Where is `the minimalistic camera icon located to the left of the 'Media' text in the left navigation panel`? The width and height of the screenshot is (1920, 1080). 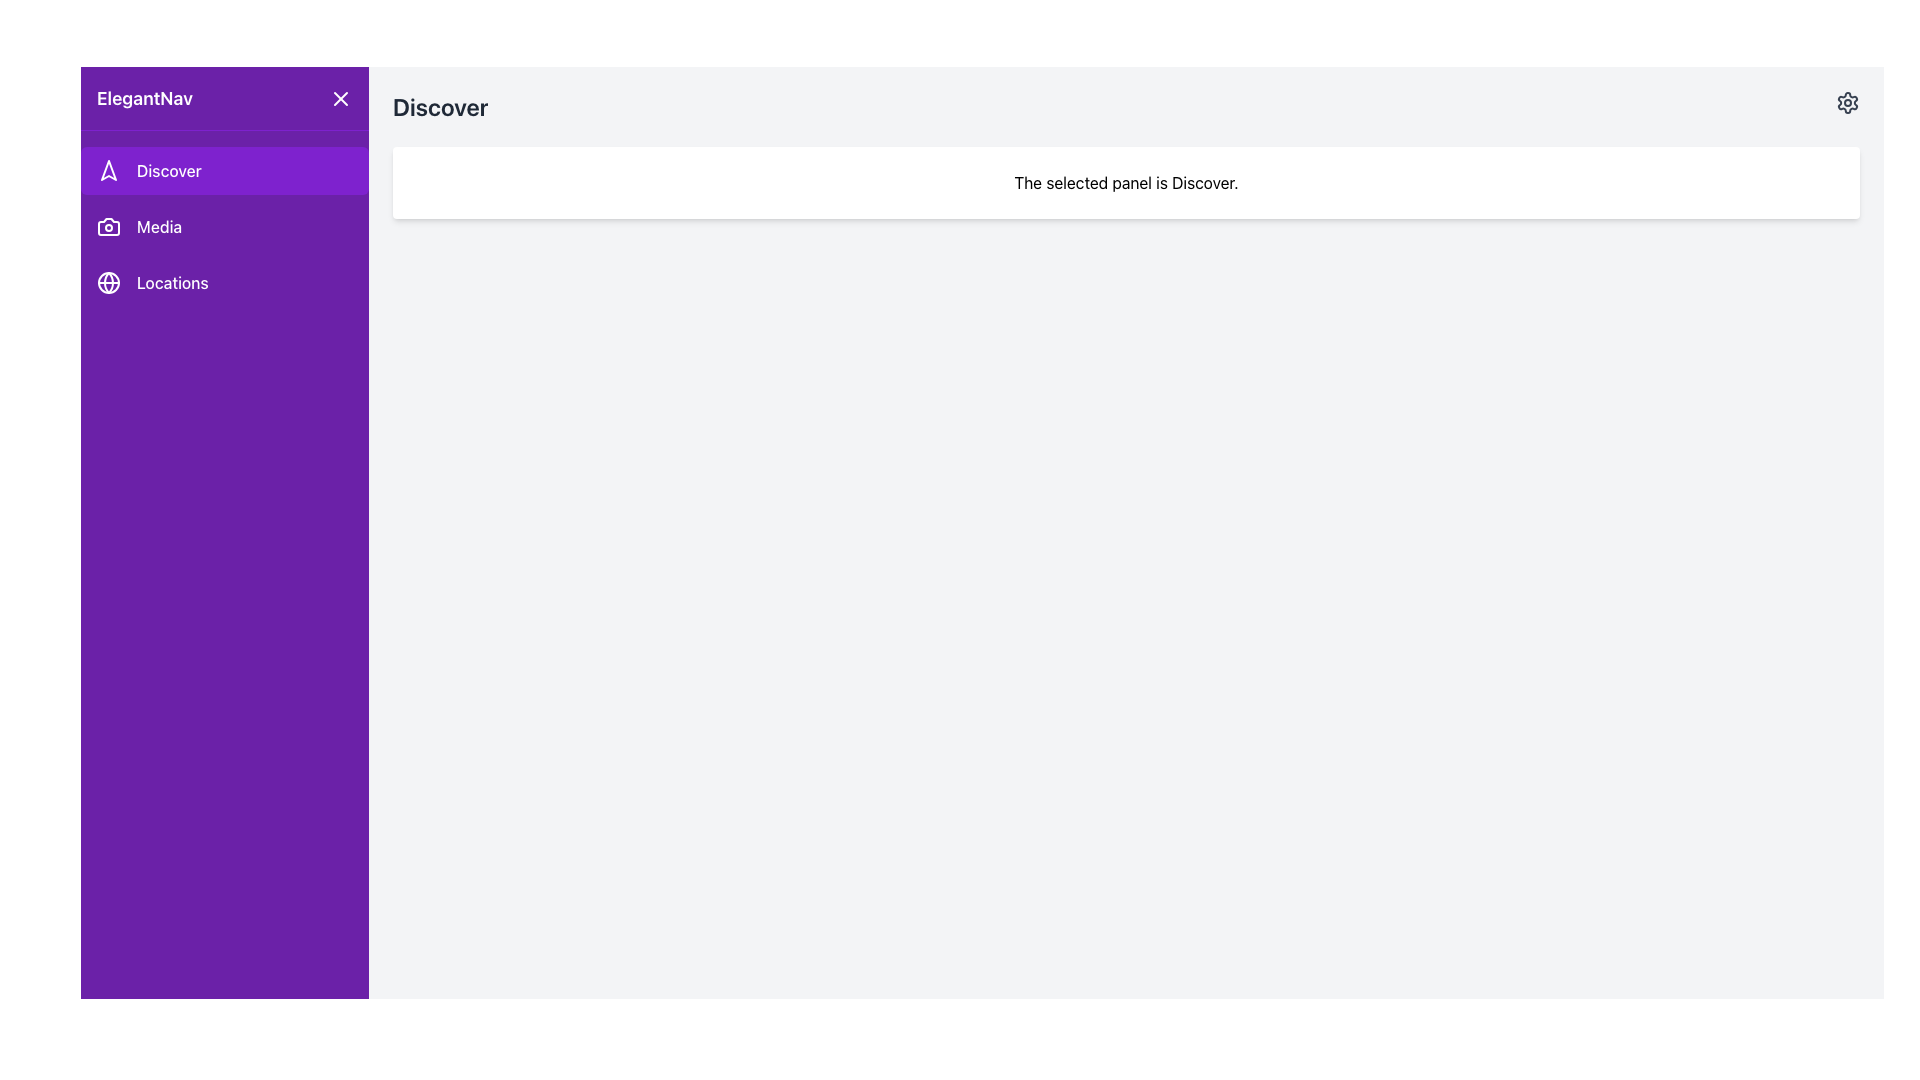 the minimalistic camera icon located to the left of the 'Media' text in the left navigation panel is located at coordinates (108, 226).